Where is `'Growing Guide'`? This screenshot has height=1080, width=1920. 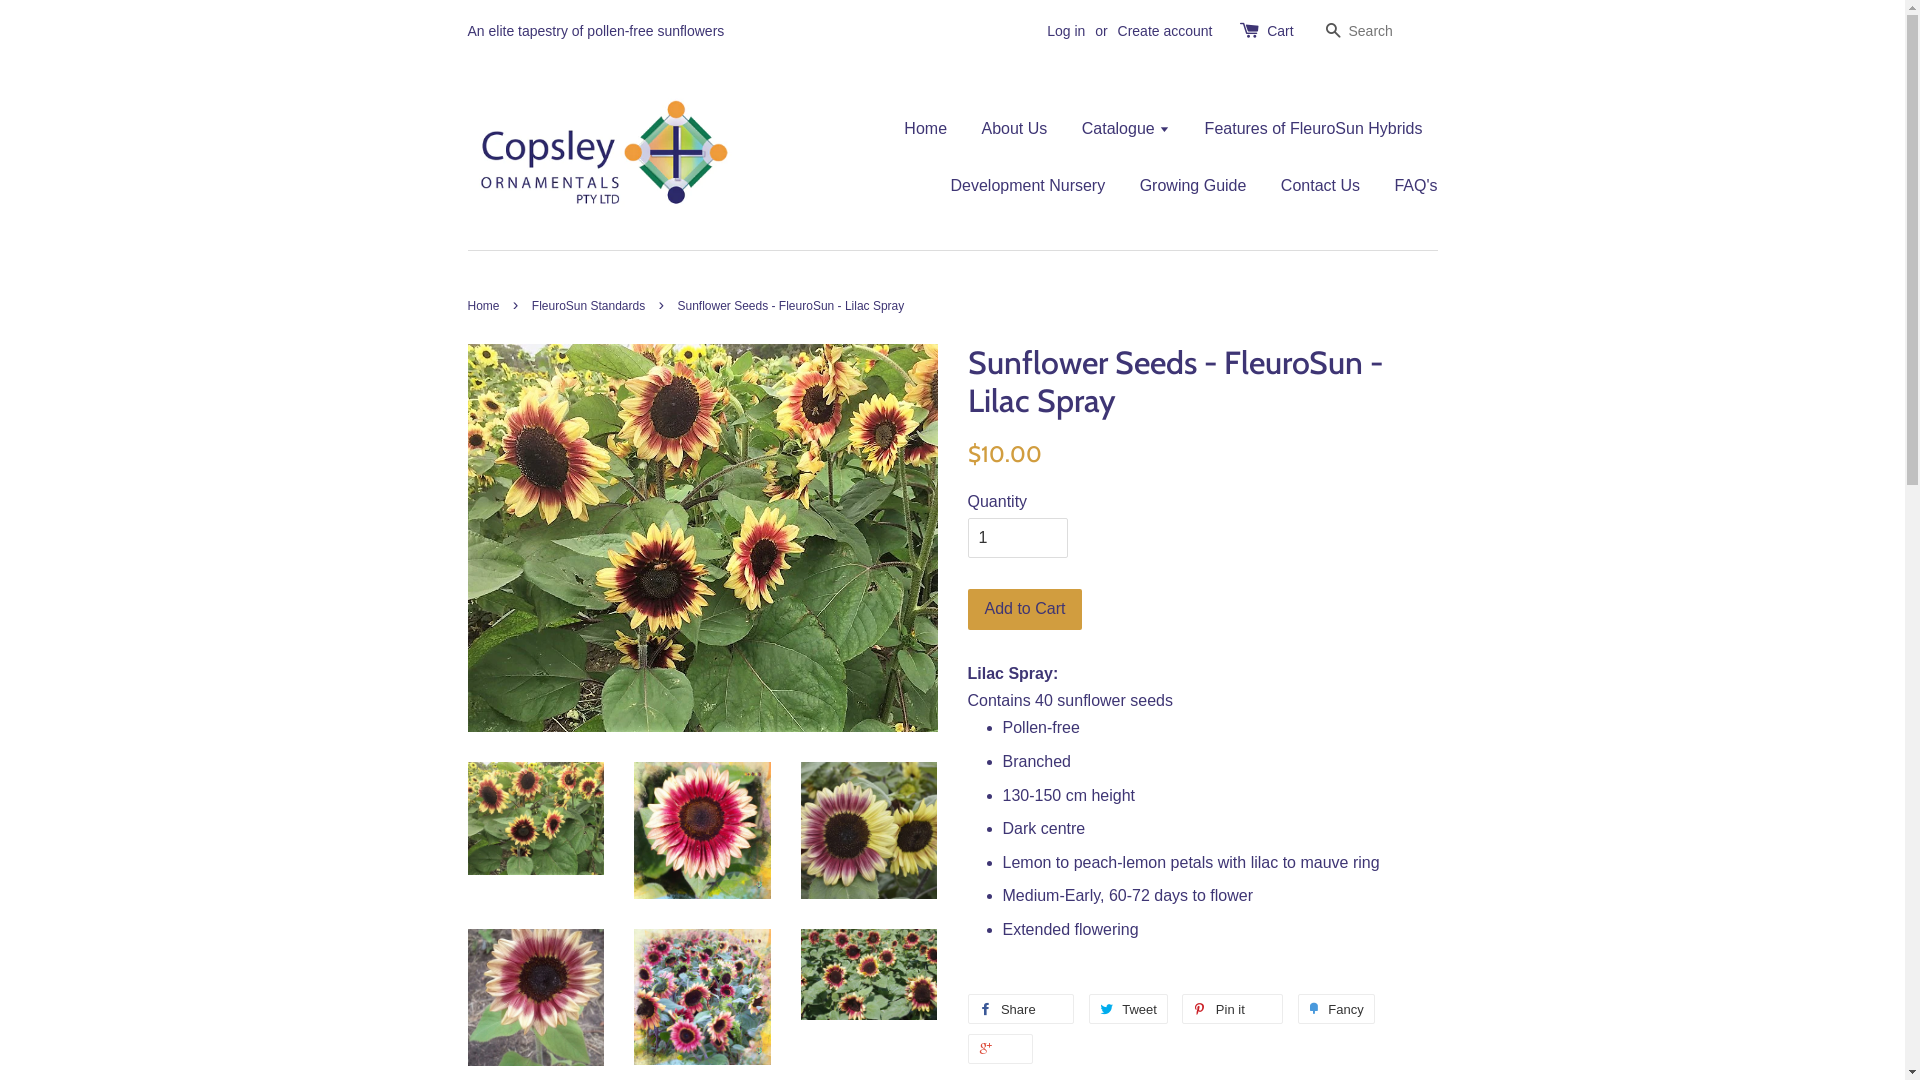
'Growing Guide' is located at coordinates (1193, 185).